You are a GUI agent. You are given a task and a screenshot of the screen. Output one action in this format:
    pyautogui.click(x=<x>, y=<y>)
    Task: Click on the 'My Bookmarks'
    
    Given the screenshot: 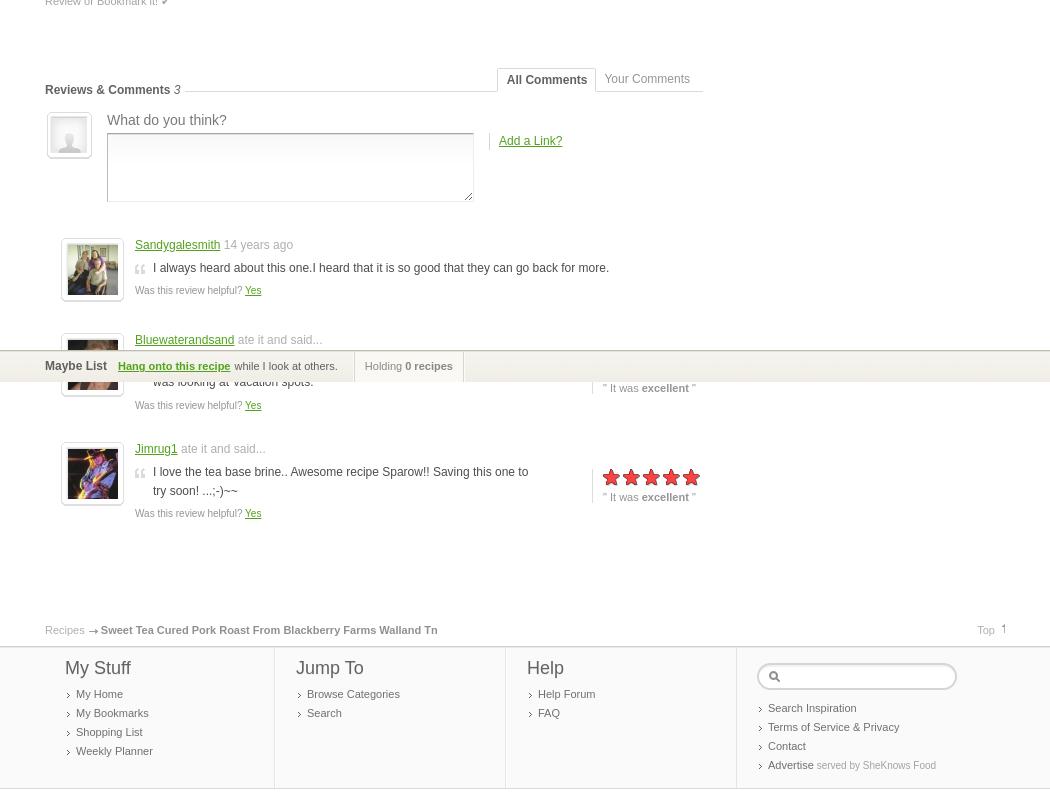 What is the action you would take?
    pyautogui.click(x=112, y=711)
    